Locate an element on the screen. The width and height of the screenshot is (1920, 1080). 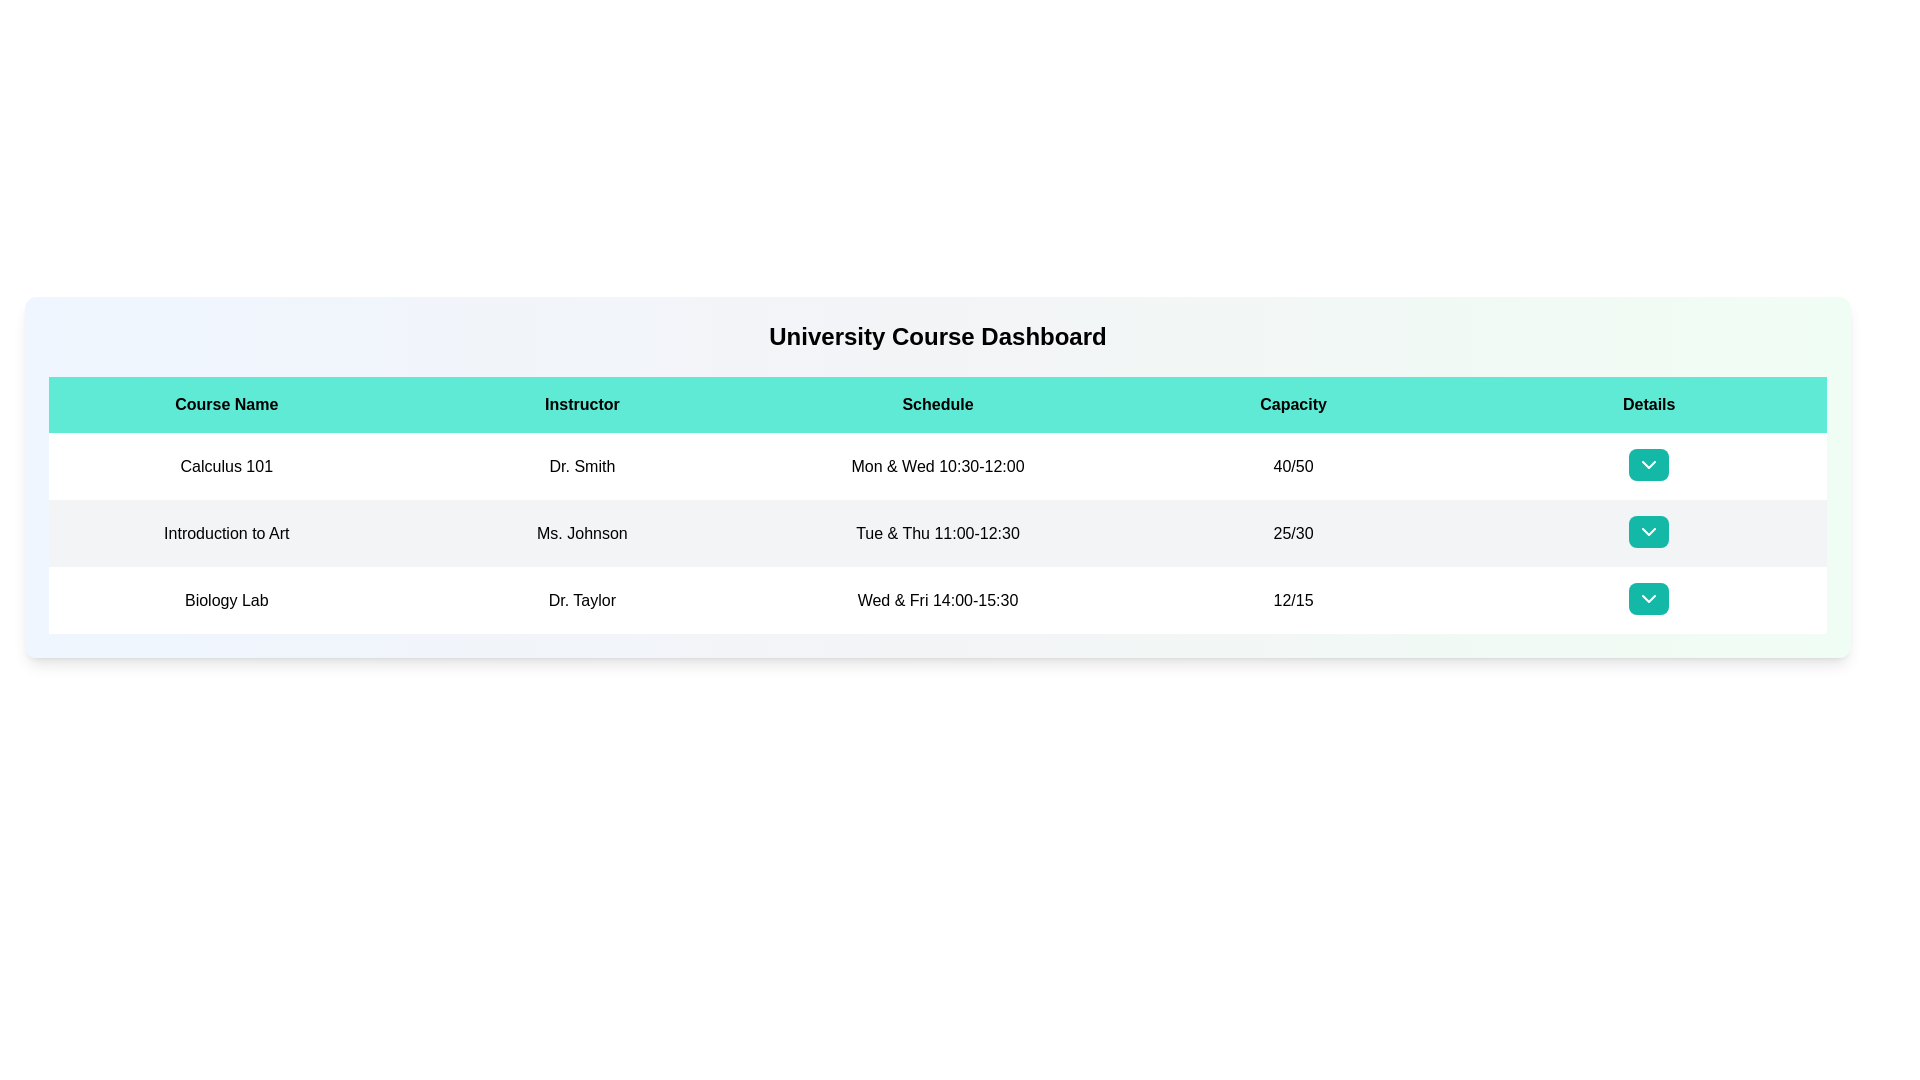
the dropdown button in the 'Details' column of the second row of the table to trigger hover-related behavior is located at coordinates (1649, 531).